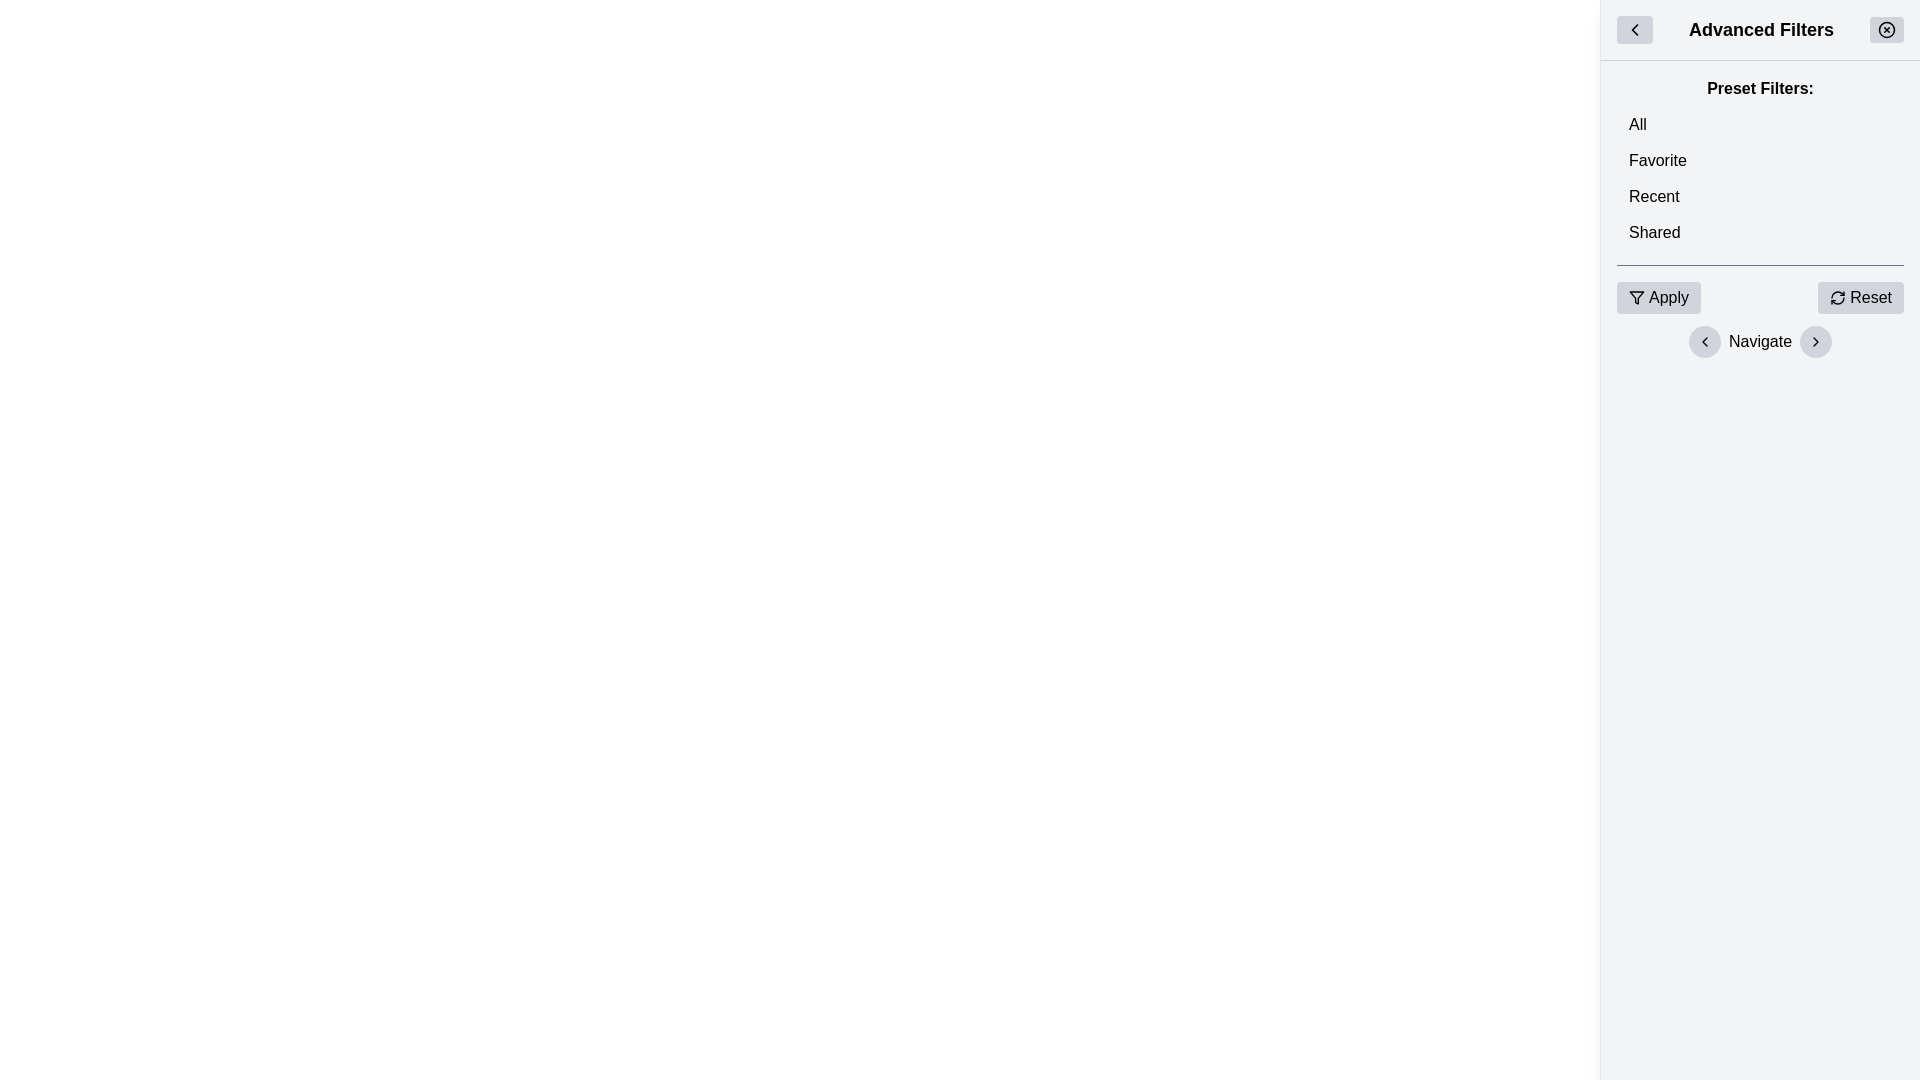  What do you see at coordinates (1870, 297) in the screenshot?
I see `the text label within the reset button` at bounding box center [1870, 297].